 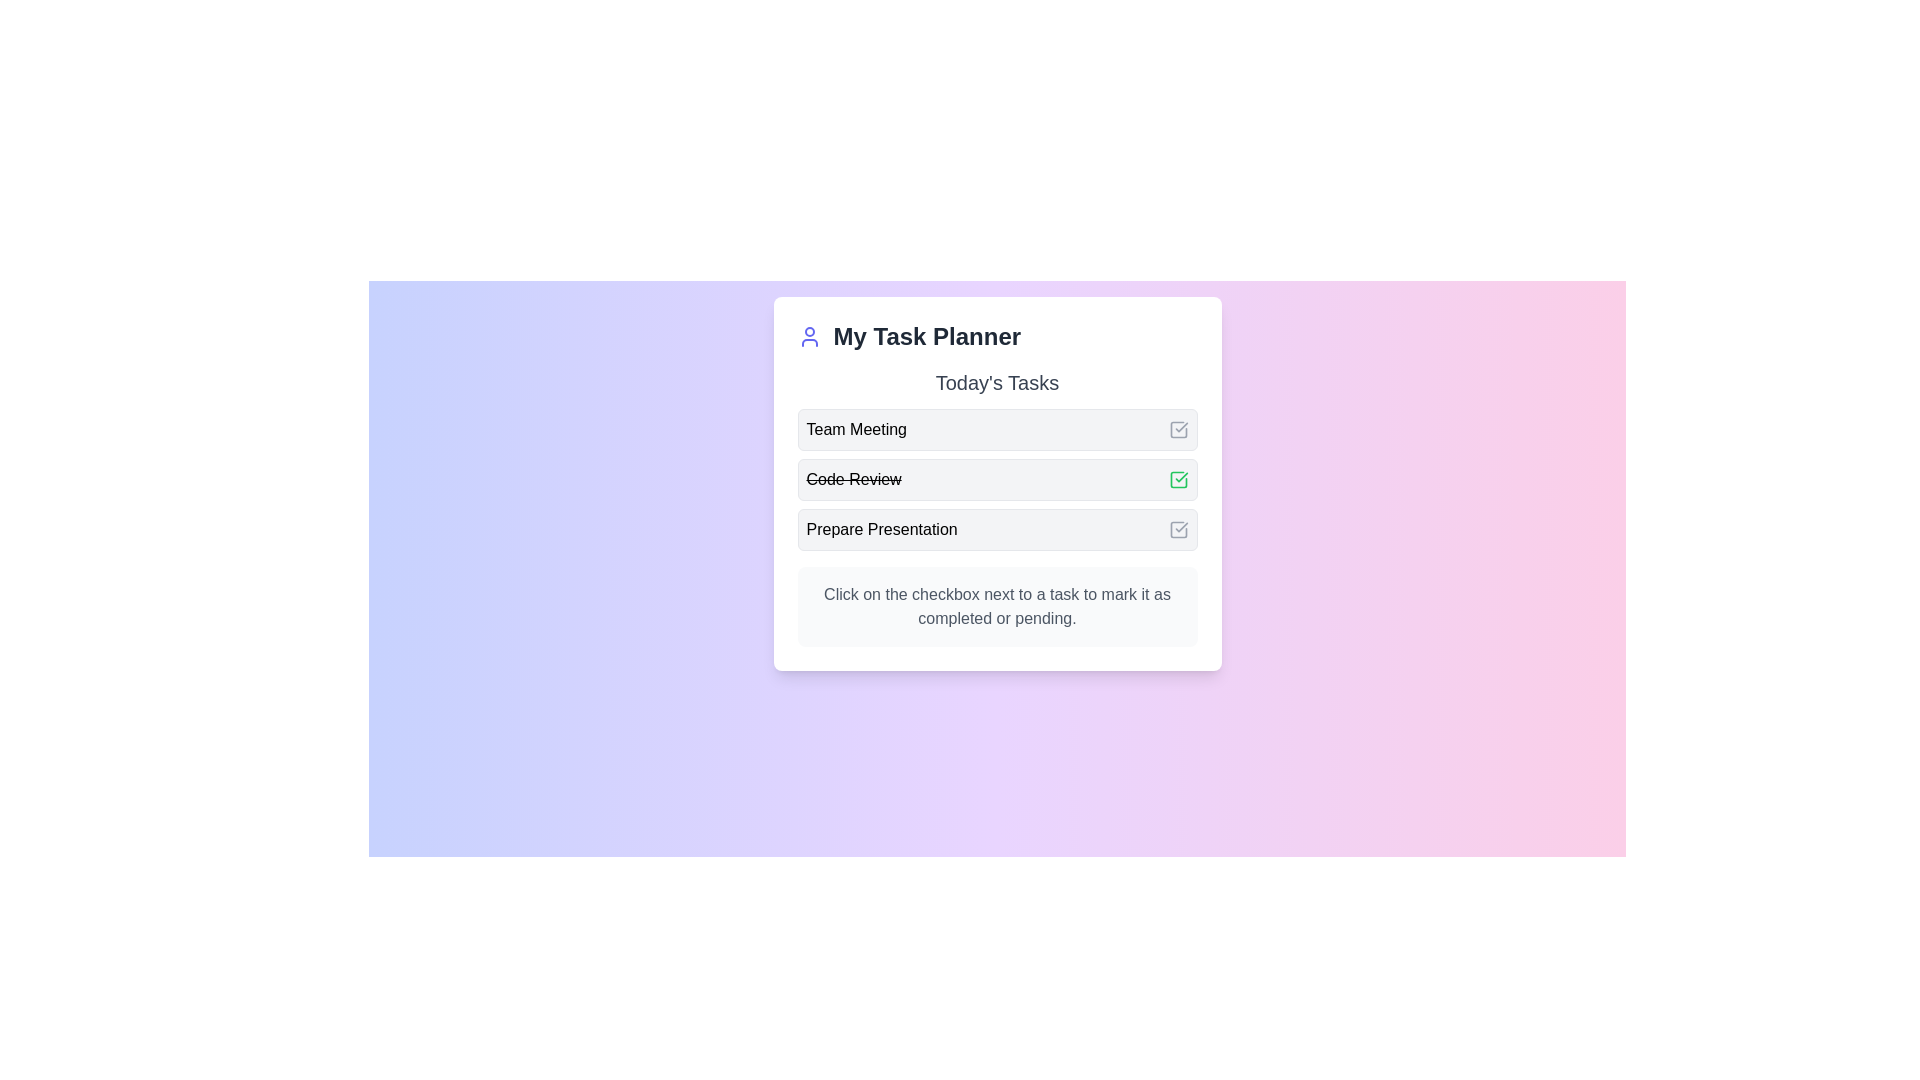 I want to click on the non-interactive text label 'Prepare Presentation' located in the third row of tasks under 'Today's Tasks', so click(x=881, y=528).